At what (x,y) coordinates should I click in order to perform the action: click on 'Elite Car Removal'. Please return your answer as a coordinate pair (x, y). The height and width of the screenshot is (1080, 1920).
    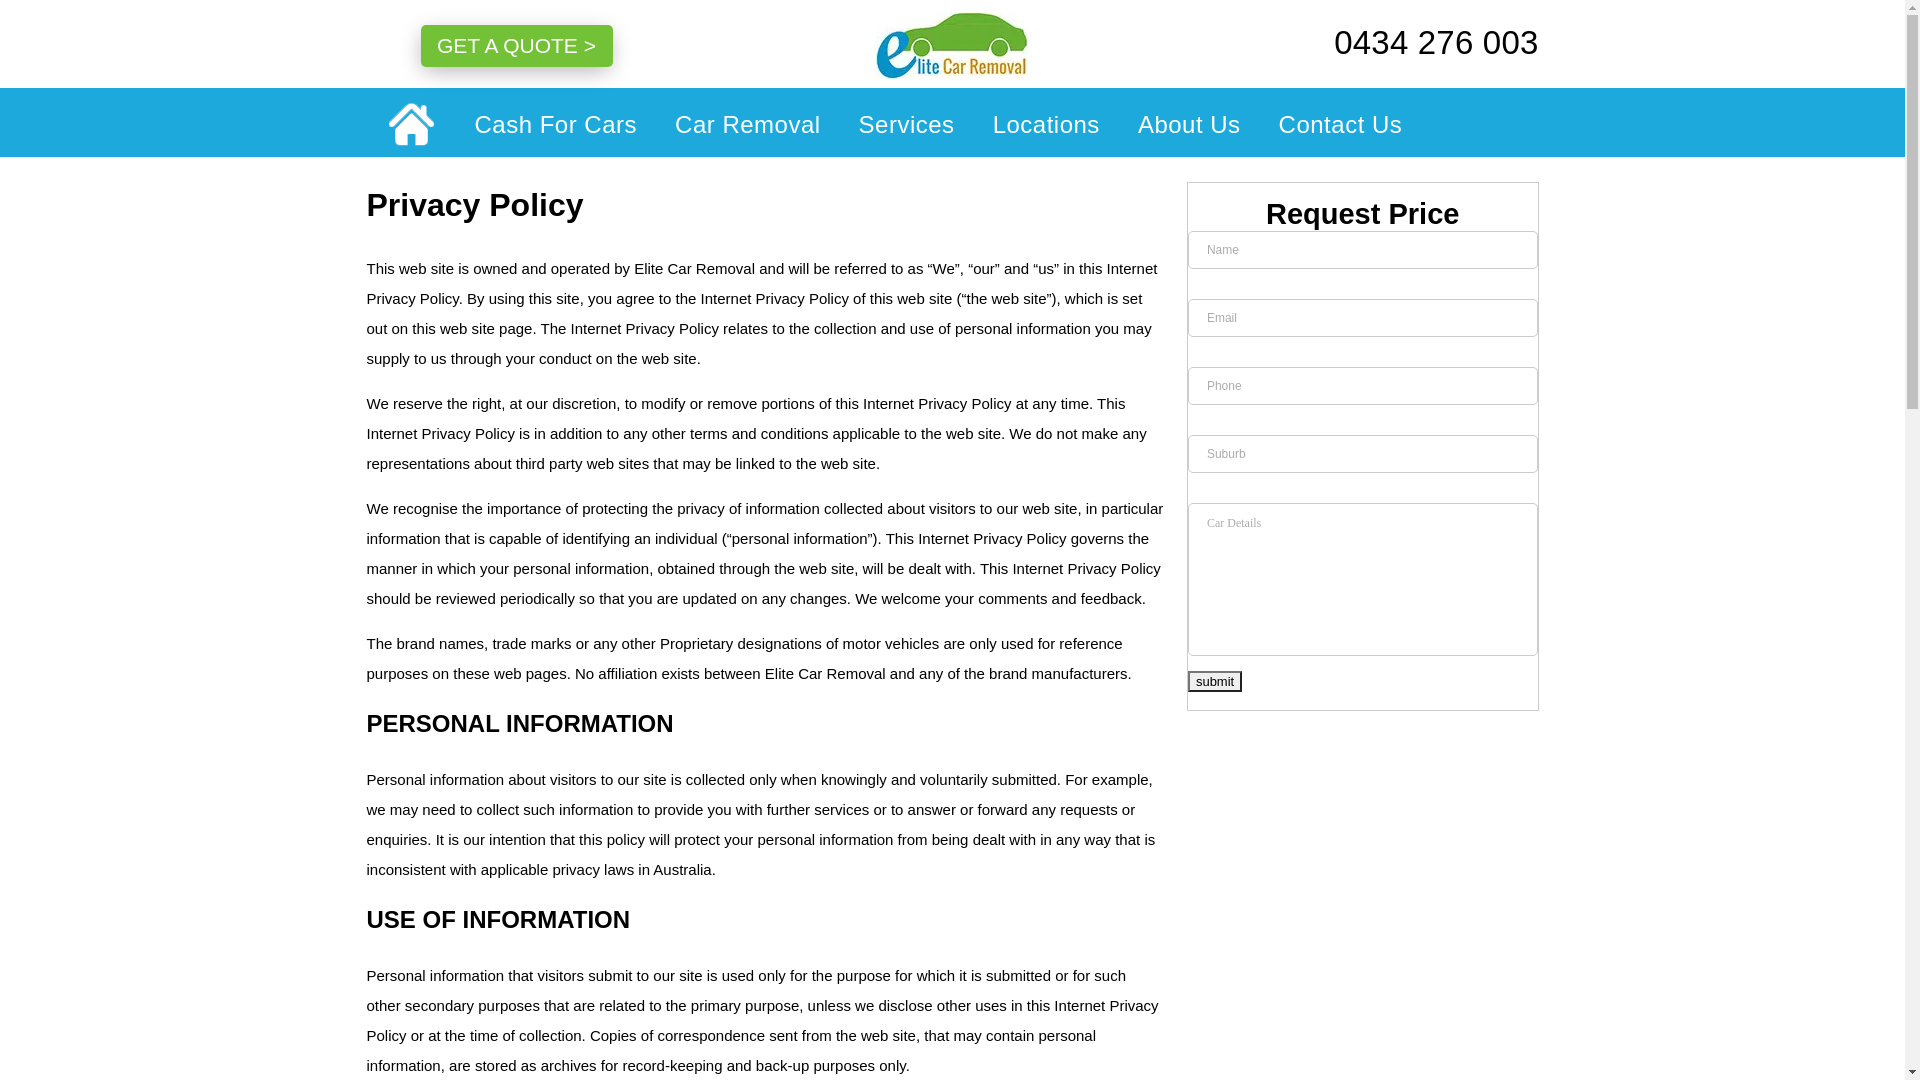
    Looking at the image, I should click on (952, 45).